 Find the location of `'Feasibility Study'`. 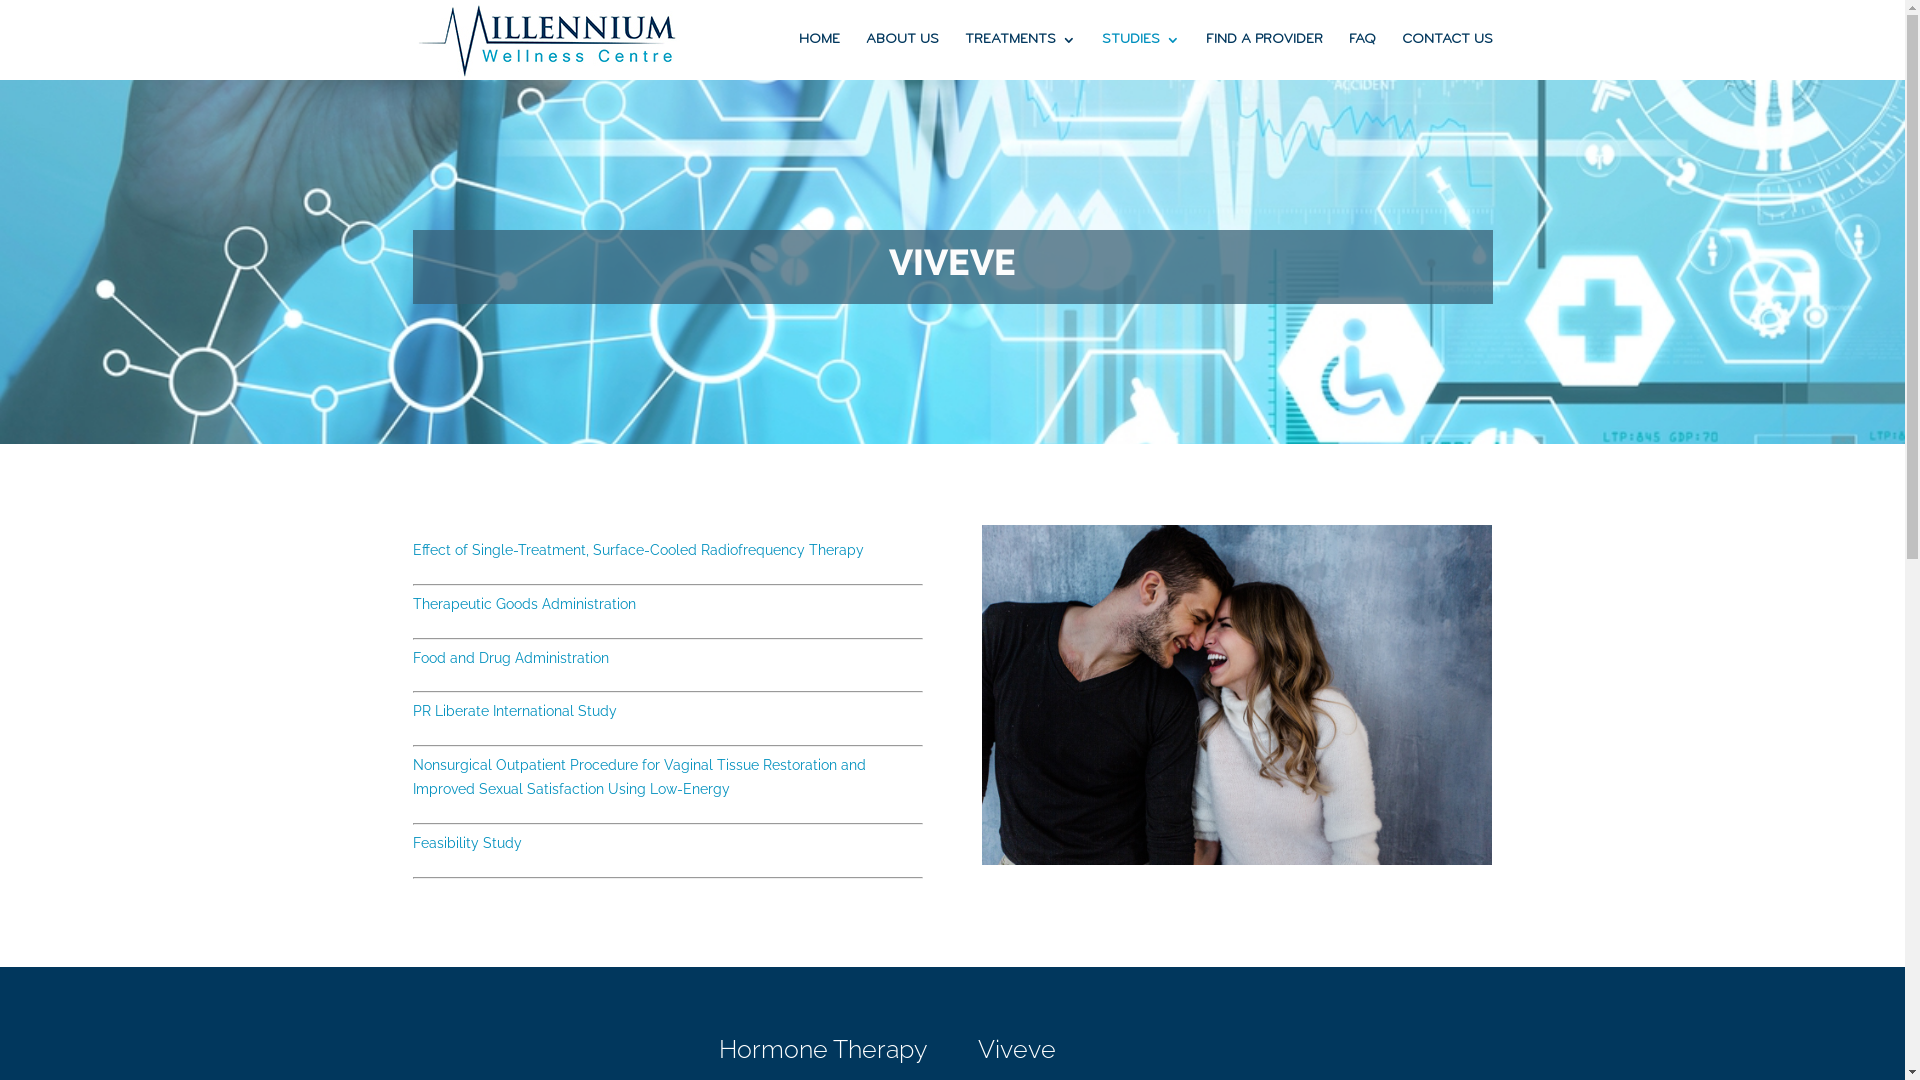

'Feasibility Study' is located at coordinates (465, 843).